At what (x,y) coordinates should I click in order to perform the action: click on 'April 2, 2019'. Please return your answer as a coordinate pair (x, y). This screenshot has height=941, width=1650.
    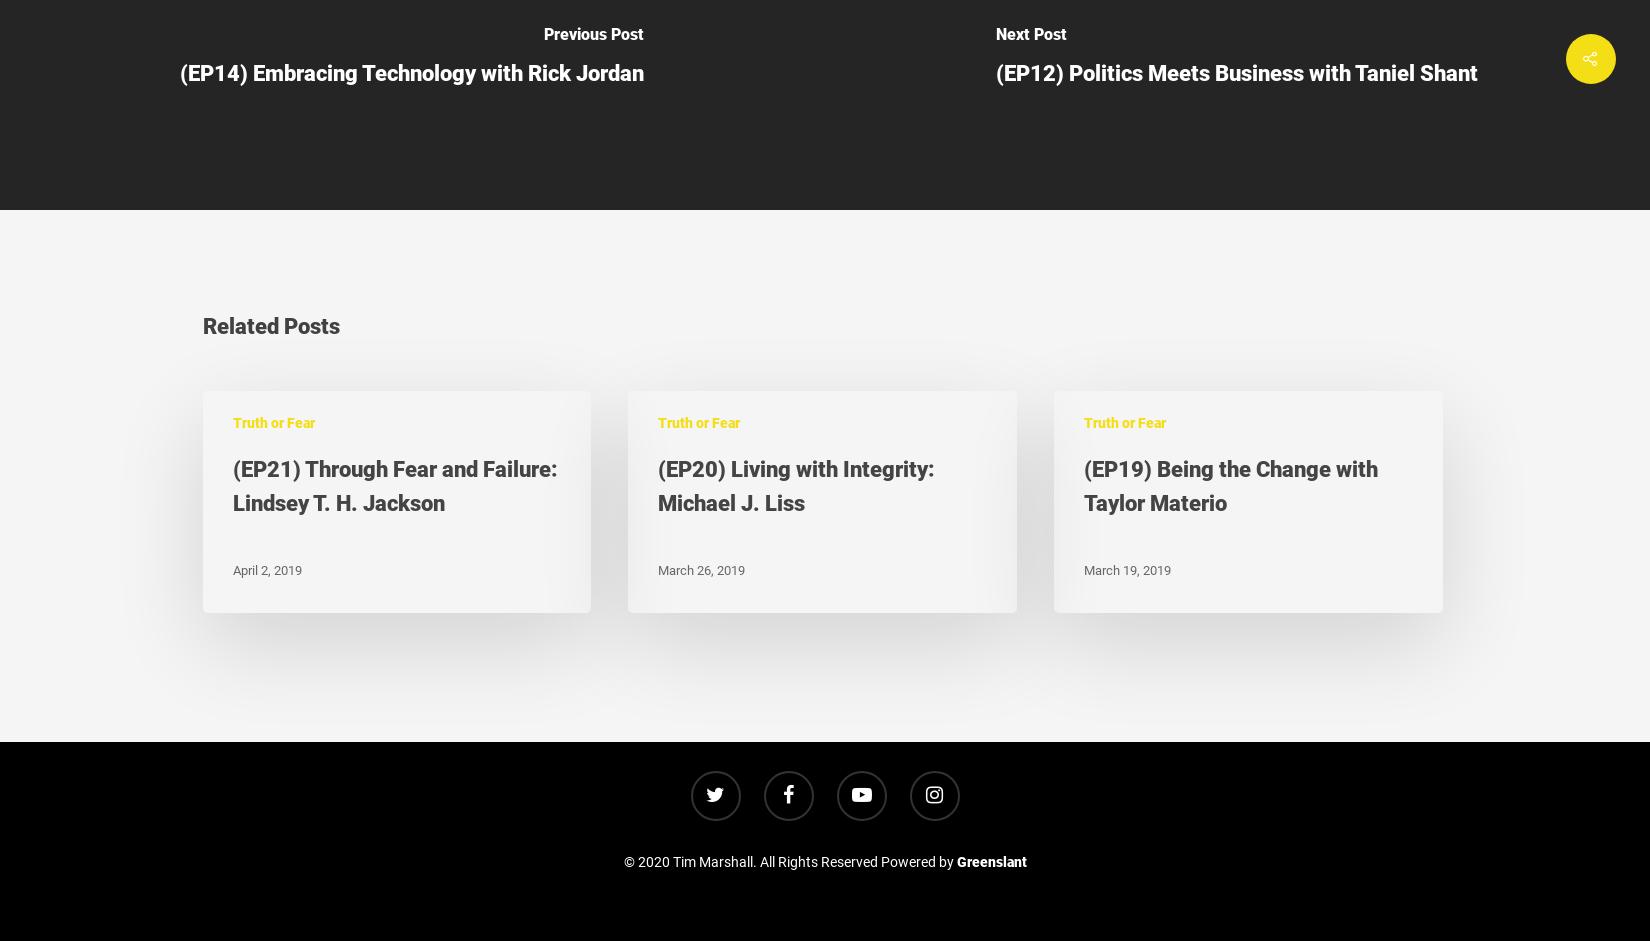
    Looking at the image, I should click on (266, 569).